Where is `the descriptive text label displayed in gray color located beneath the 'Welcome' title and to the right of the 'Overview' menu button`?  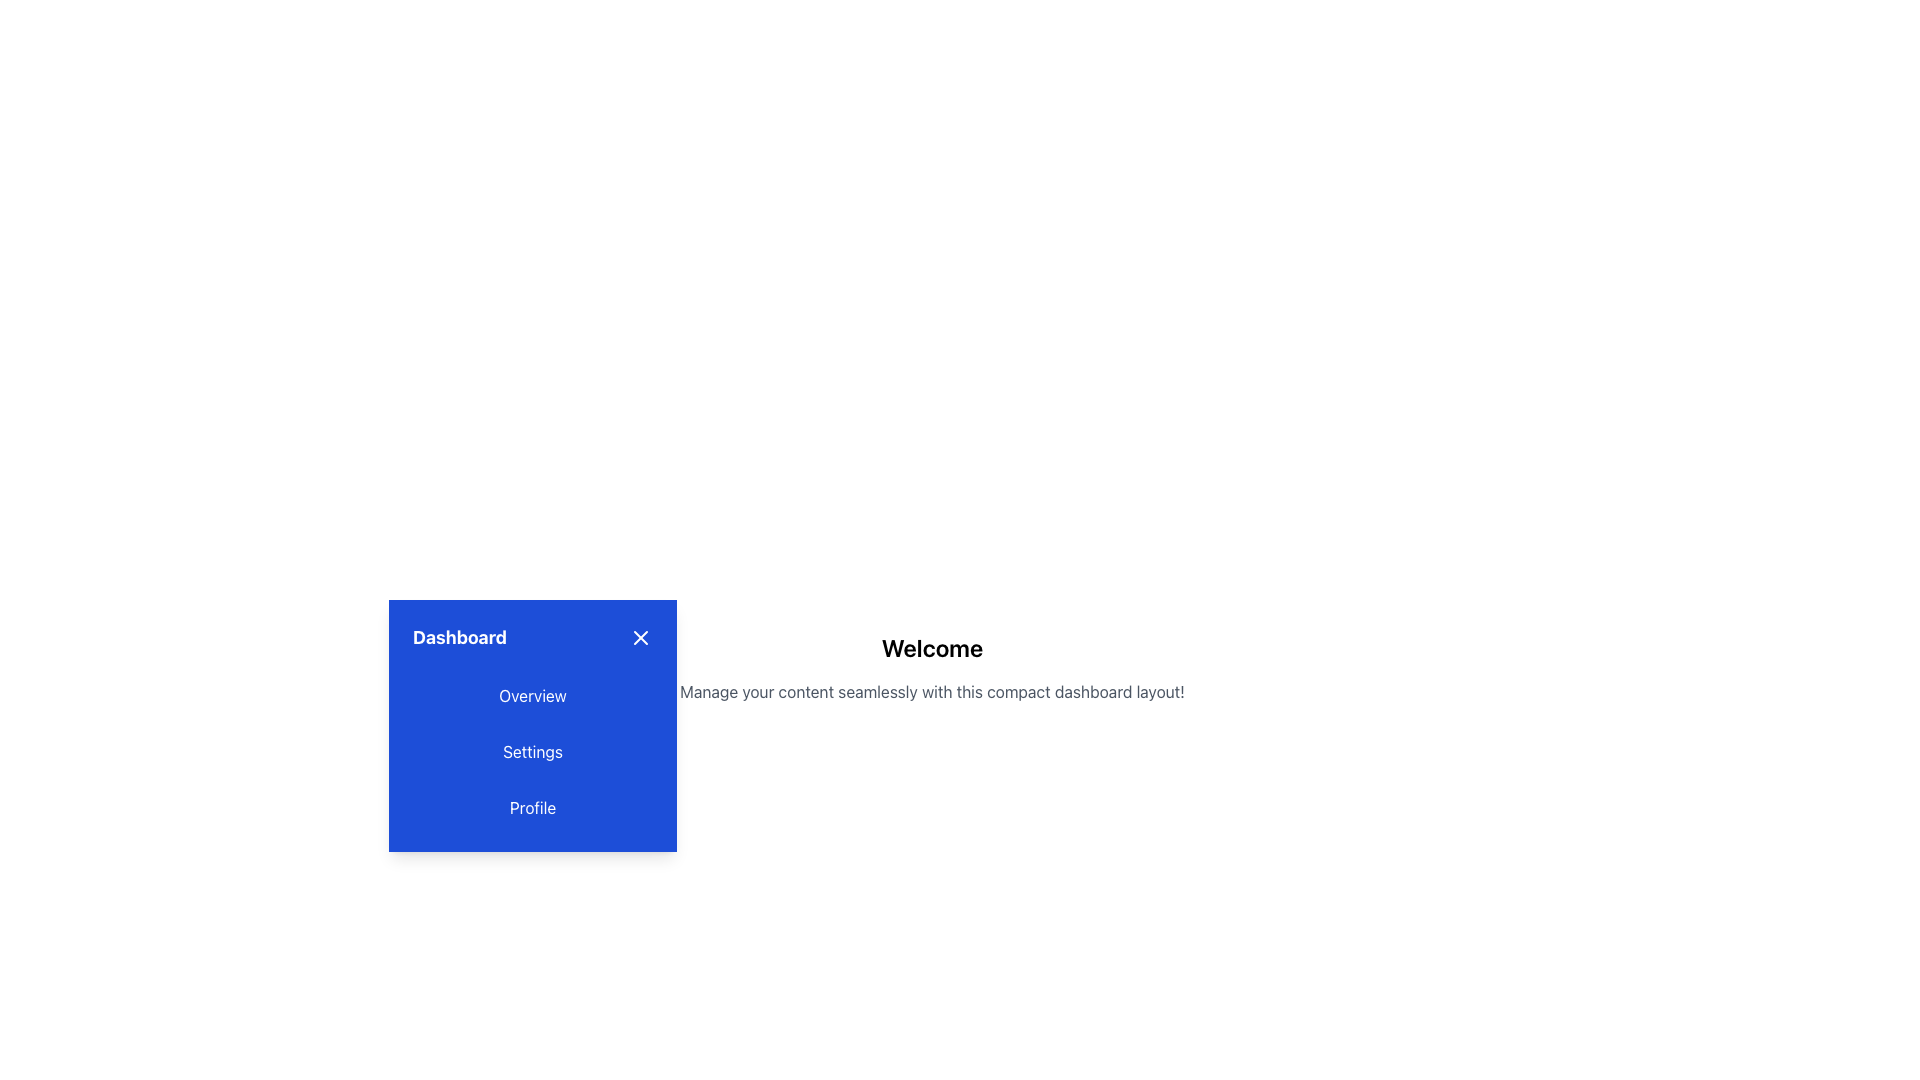 the descriptive text label displayed in gray color located beneath the 'Welcome' title and to the right of the 'Overview' menu button is located at coordinates (931, 690).